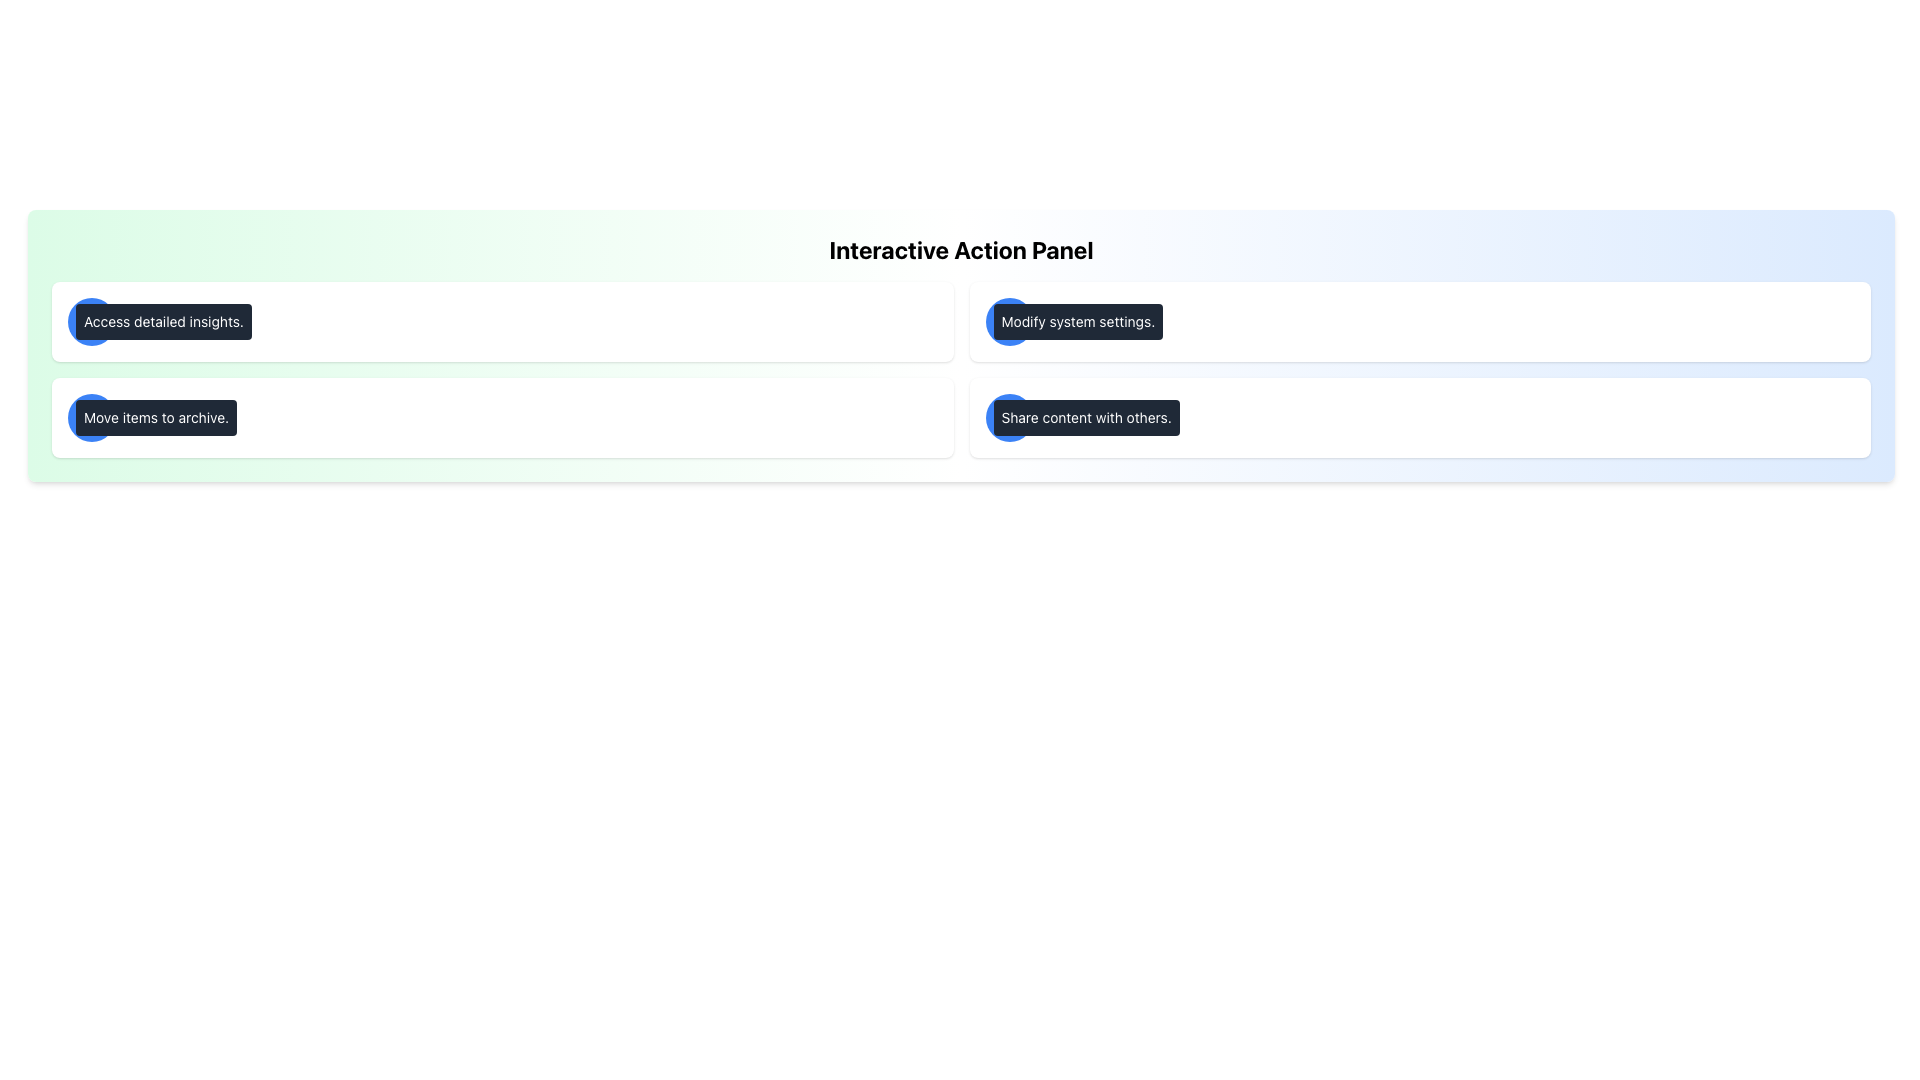  Describe the element at coordinates (1077, 320) in the screenshot. I see `the informational text label that provides instructions related to modifying system settings, located in the upper-right quadrant of the Interactive Action Panel, following the text labeled 'Configure'` at that location.